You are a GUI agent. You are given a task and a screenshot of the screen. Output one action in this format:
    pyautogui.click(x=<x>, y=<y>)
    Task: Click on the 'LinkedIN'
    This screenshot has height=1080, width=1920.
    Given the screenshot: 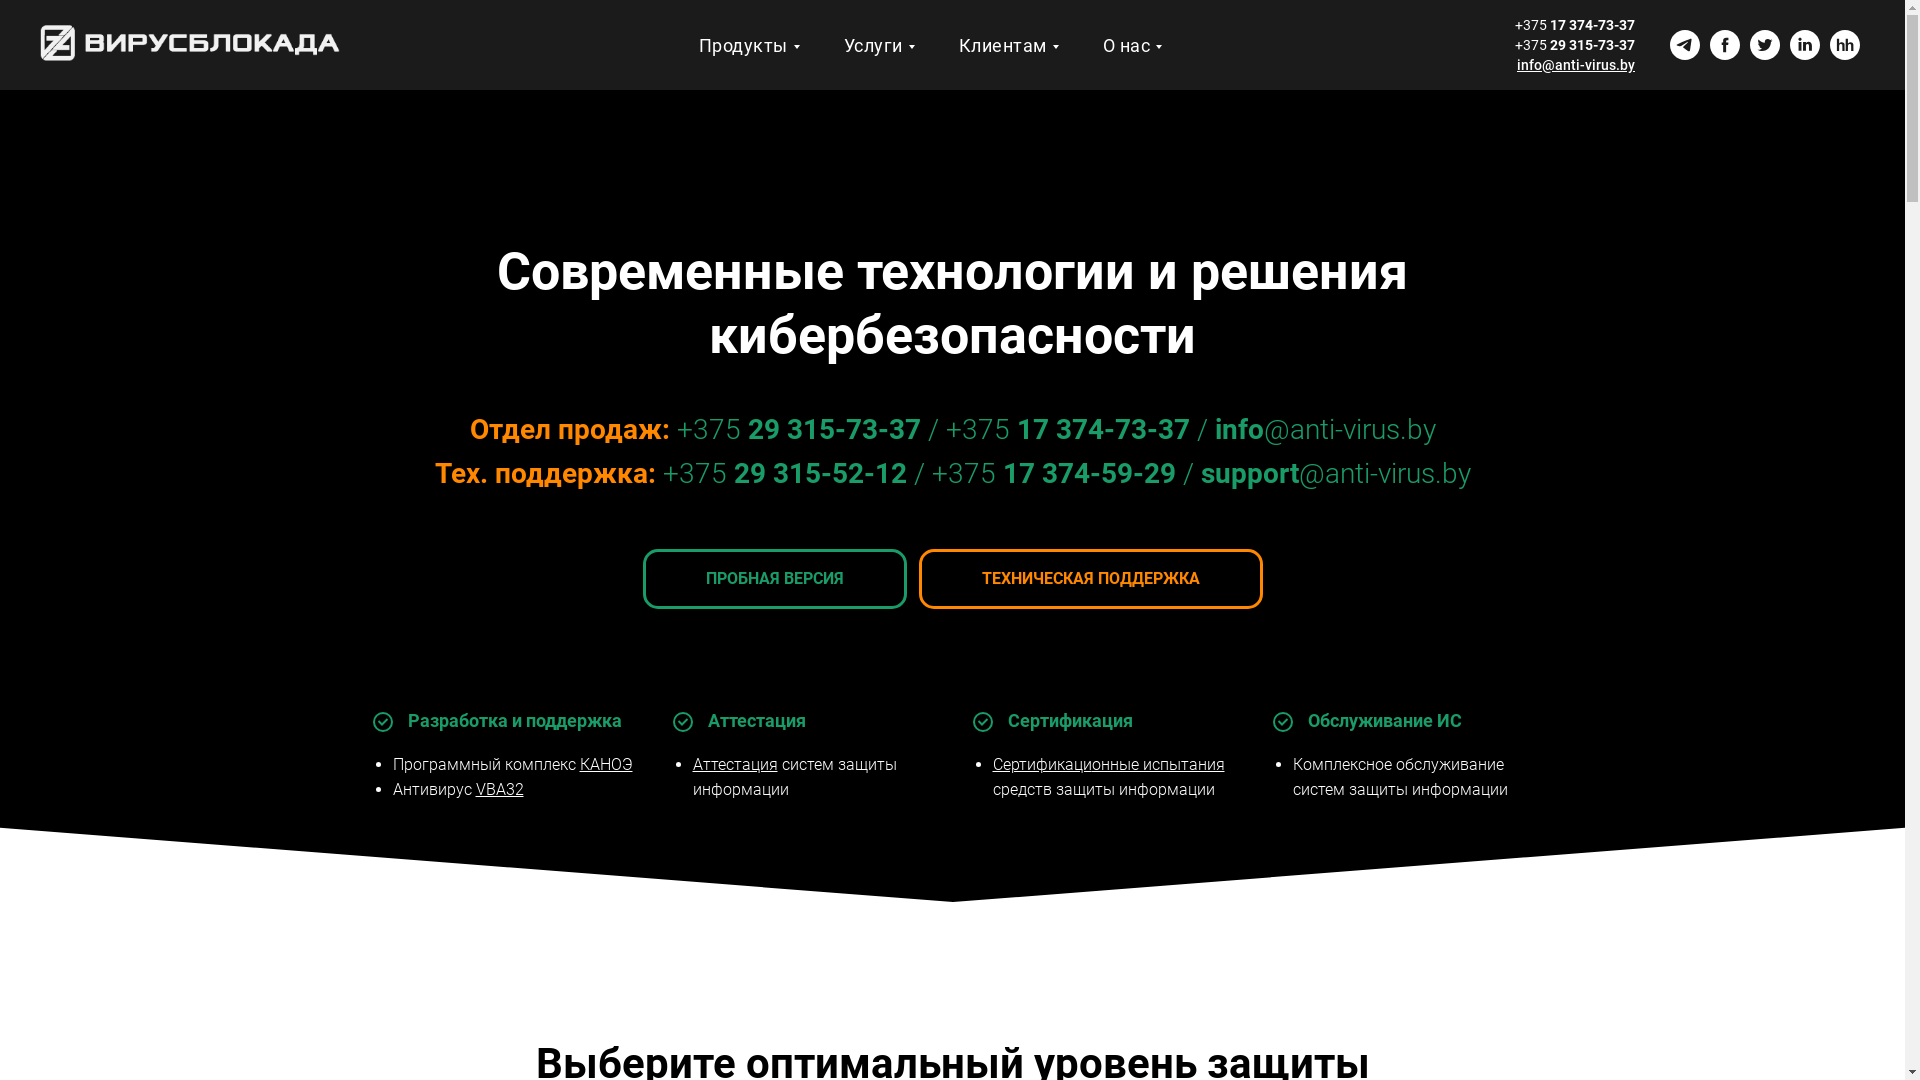 What is the action you would take?
    pyautogui.click(x=1790, y=45)
    